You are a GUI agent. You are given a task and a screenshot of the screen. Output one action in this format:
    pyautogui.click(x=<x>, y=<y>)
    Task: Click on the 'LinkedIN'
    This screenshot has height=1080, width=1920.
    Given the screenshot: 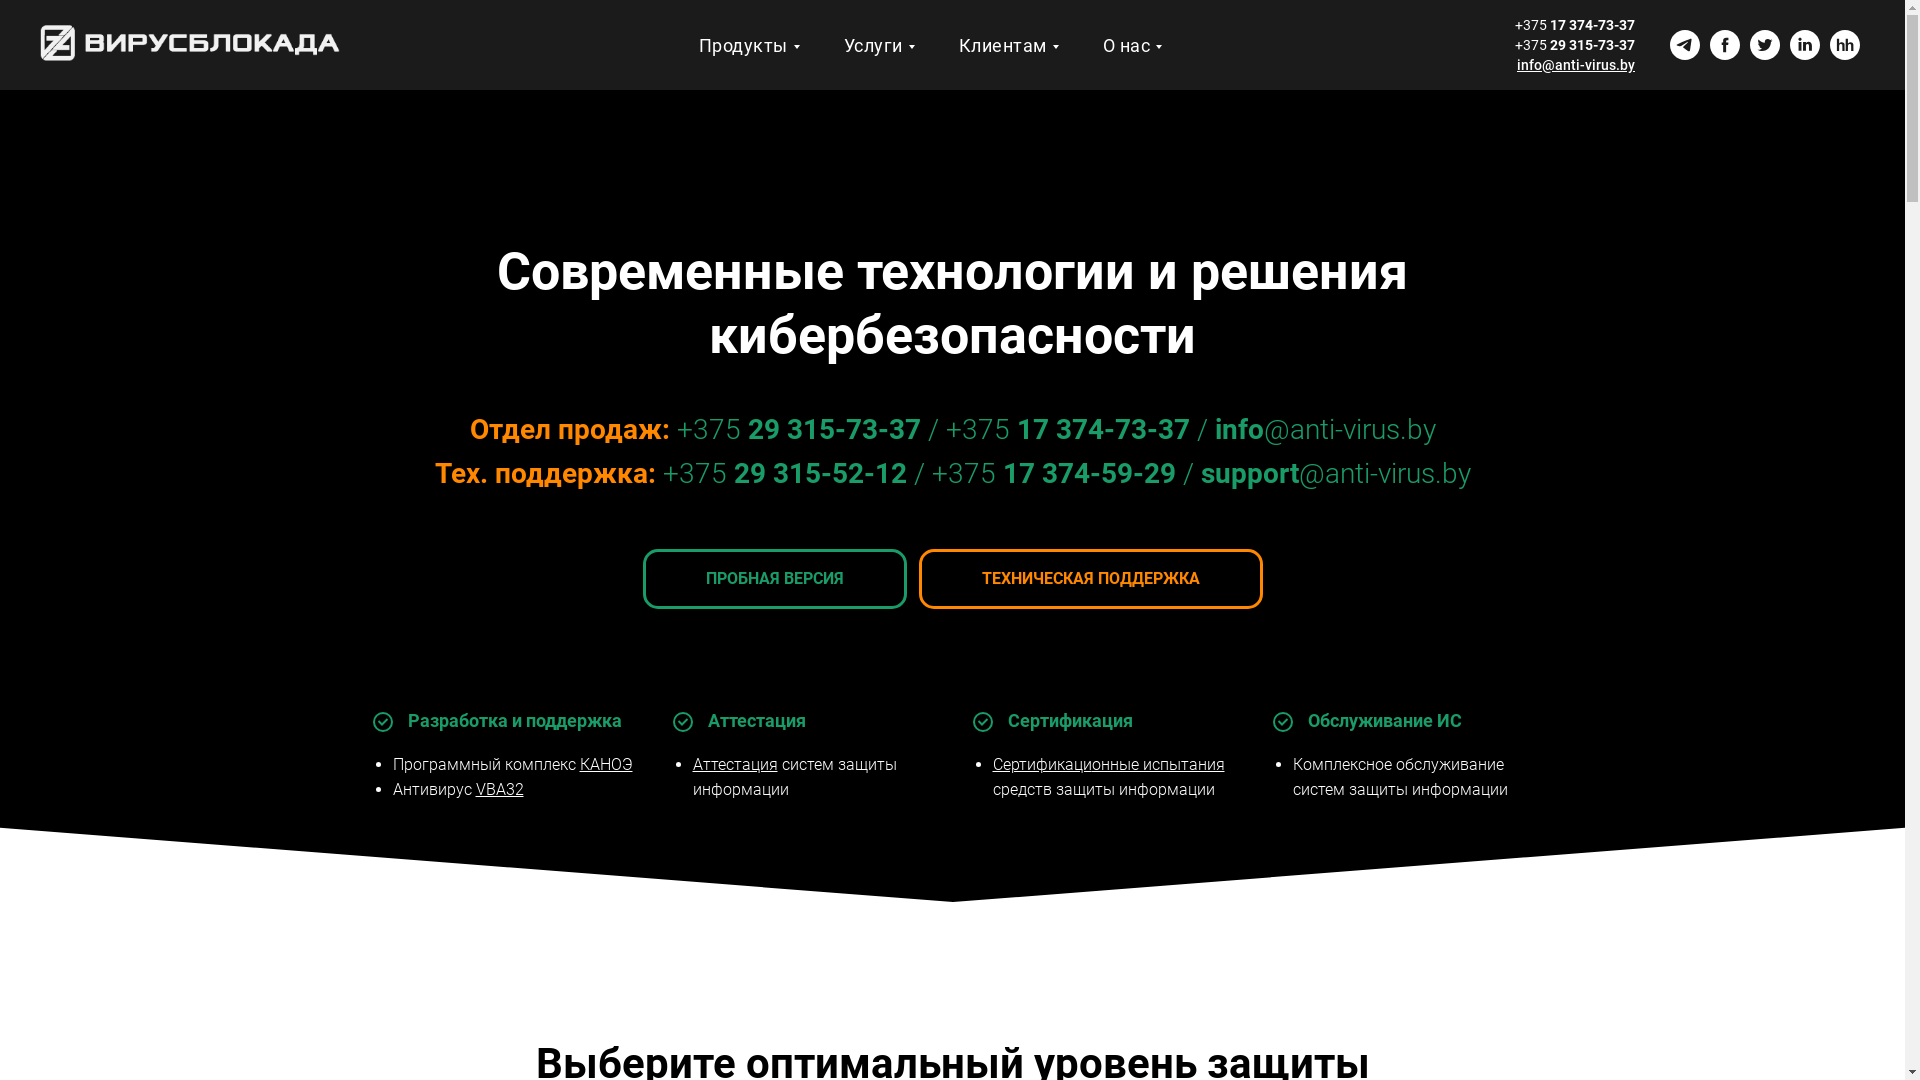 What is the action you would take?
    pyautogui.click(x=1790, y=45)
    